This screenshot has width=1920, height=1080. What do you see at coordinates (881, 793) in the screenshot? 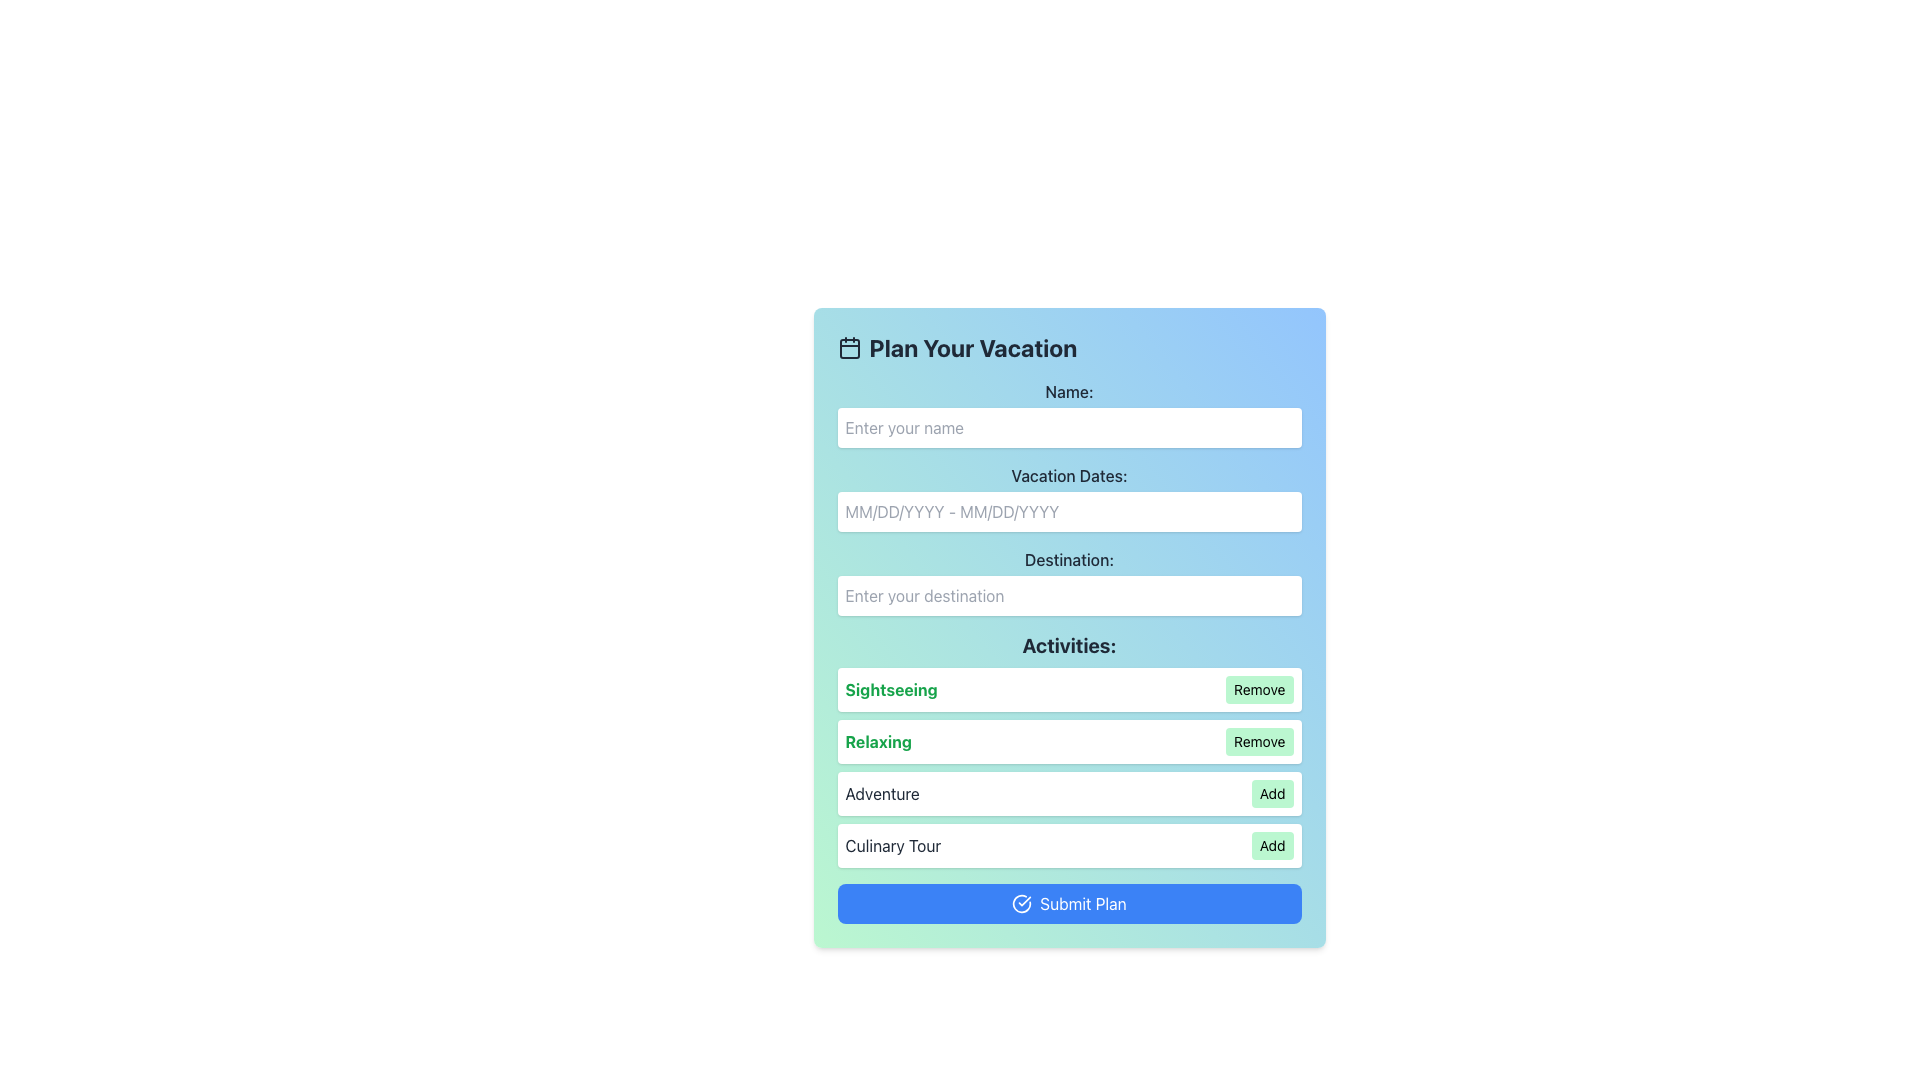
I see `the 'Adventure' text label in the 'Activities' section, which is positioned between 'Relaxing' and 'Culinary Tour' rows` at bounding box center [881, 793].